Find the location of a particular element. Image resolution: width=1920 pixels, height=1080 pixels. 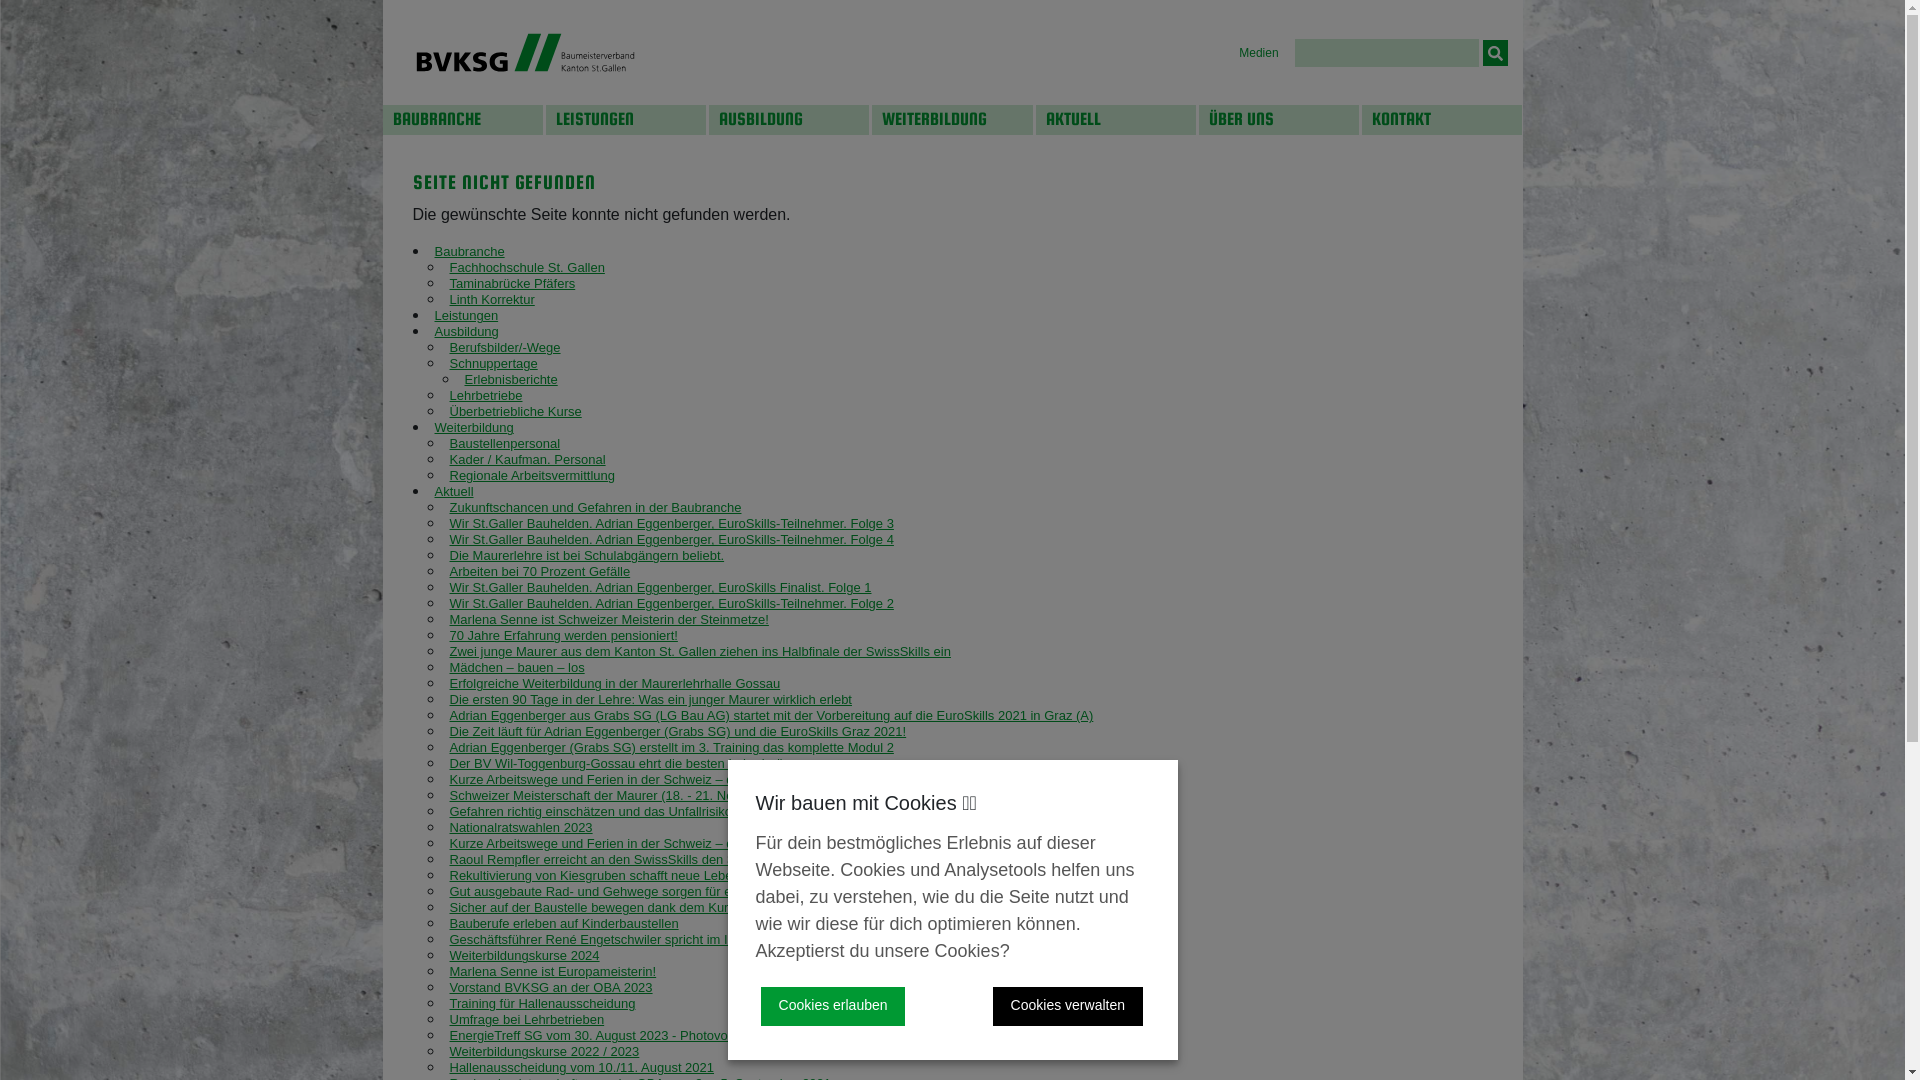

'Weiterbildungskurse 2024' is located at coordinates (524, 954).